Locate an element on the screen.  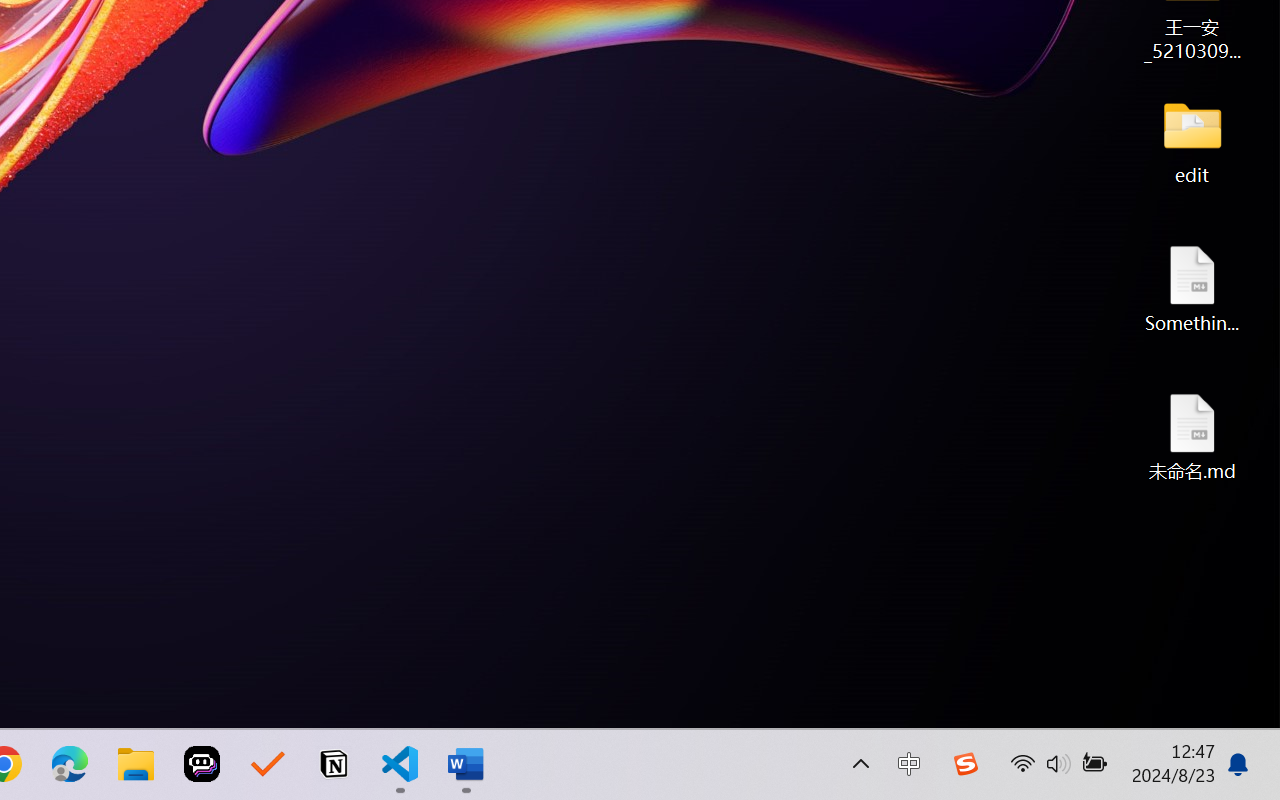
'edit' is located at coordinates (1192, 140).